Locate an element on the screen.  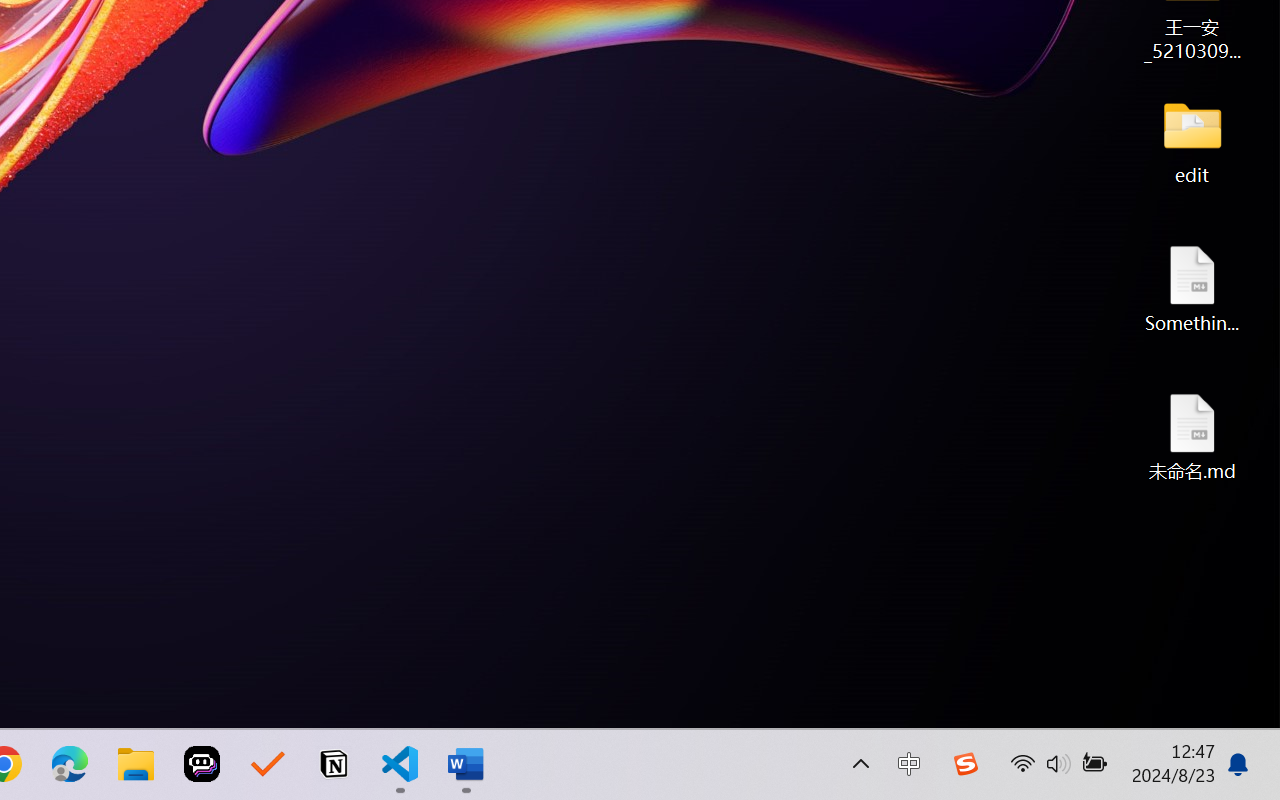
'edit' is located at coordinates (1192, 140).